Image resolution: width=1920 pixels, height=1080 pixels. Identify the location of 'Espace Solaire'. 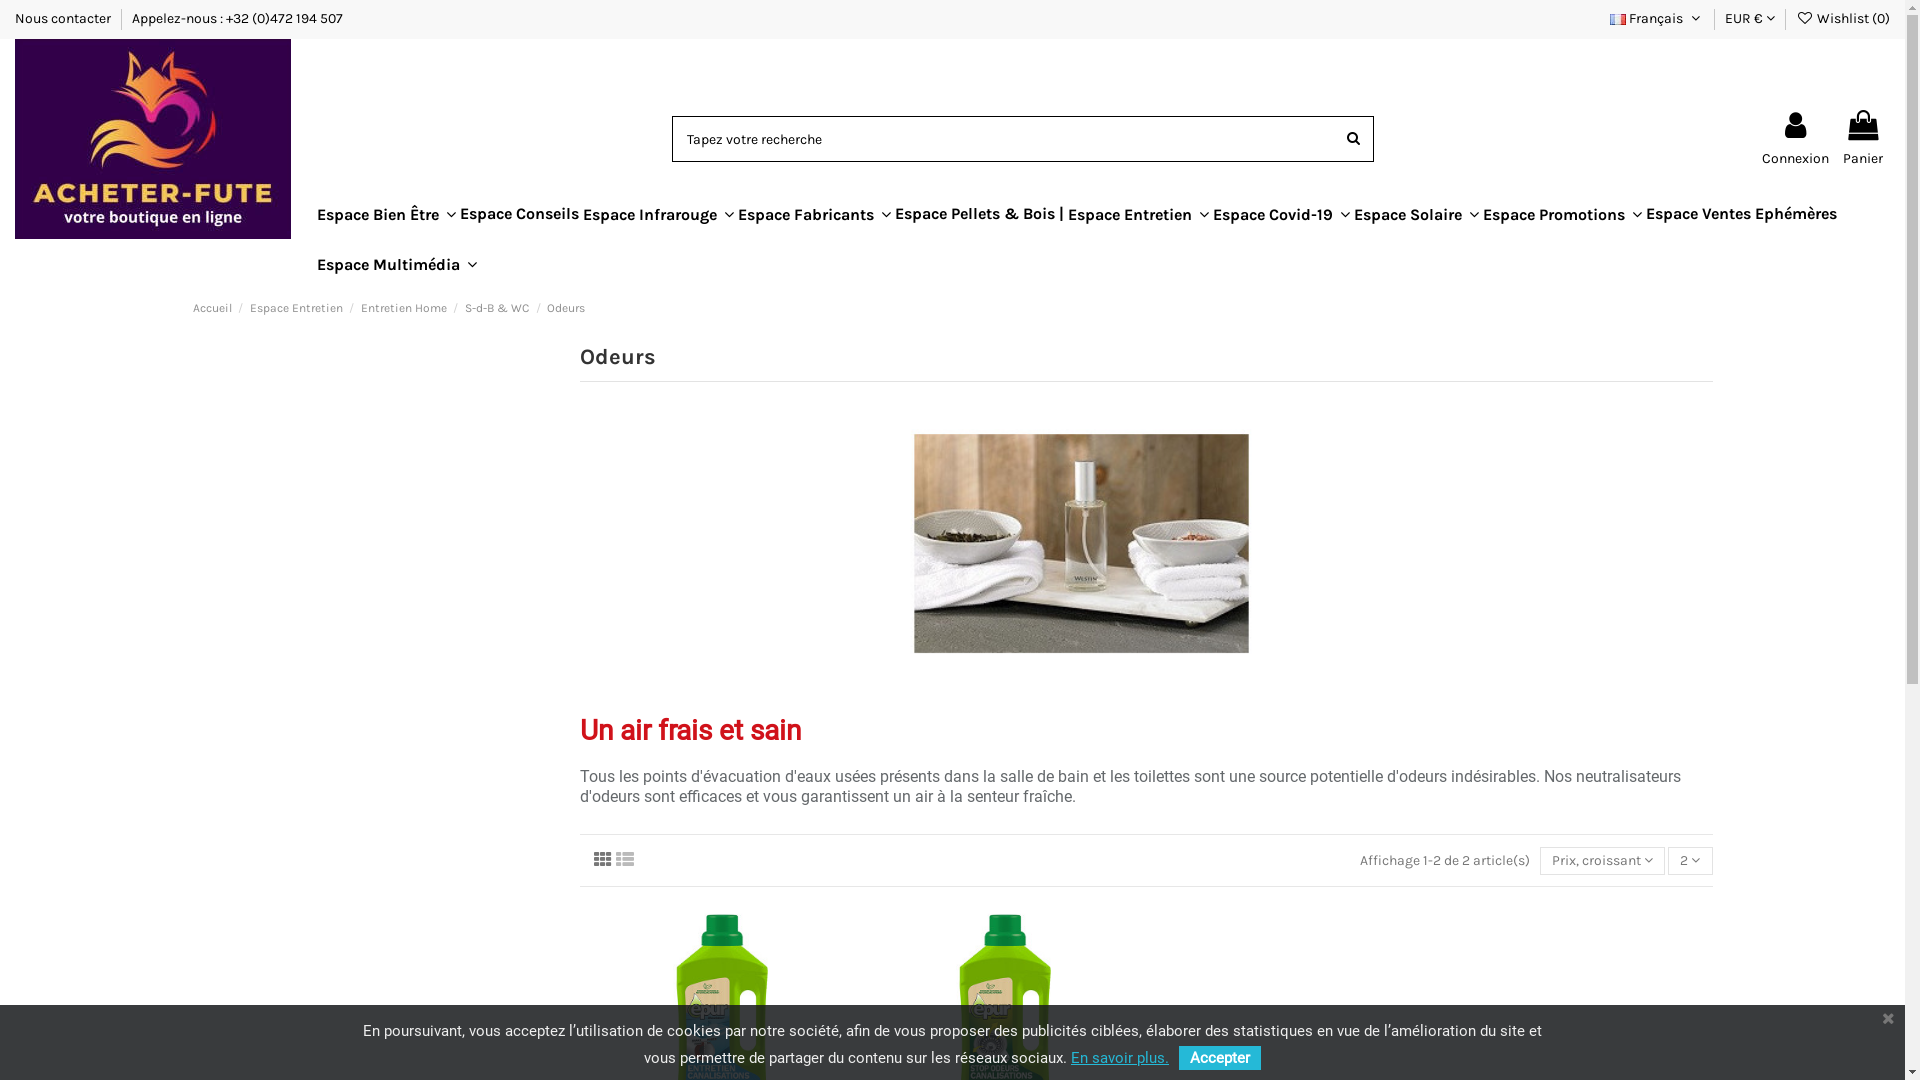
(1415, 213).